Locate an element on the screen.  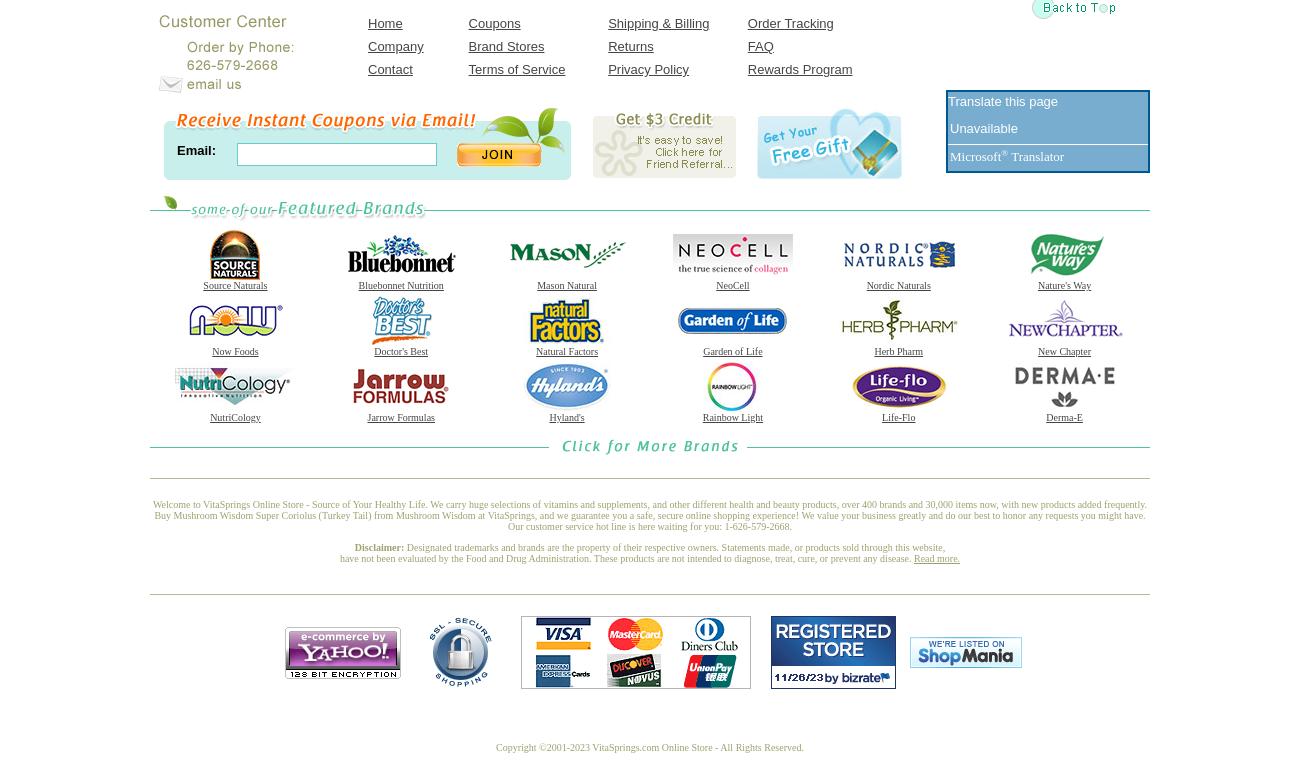
'Derma-E' is located at coordinates (1064, 417).